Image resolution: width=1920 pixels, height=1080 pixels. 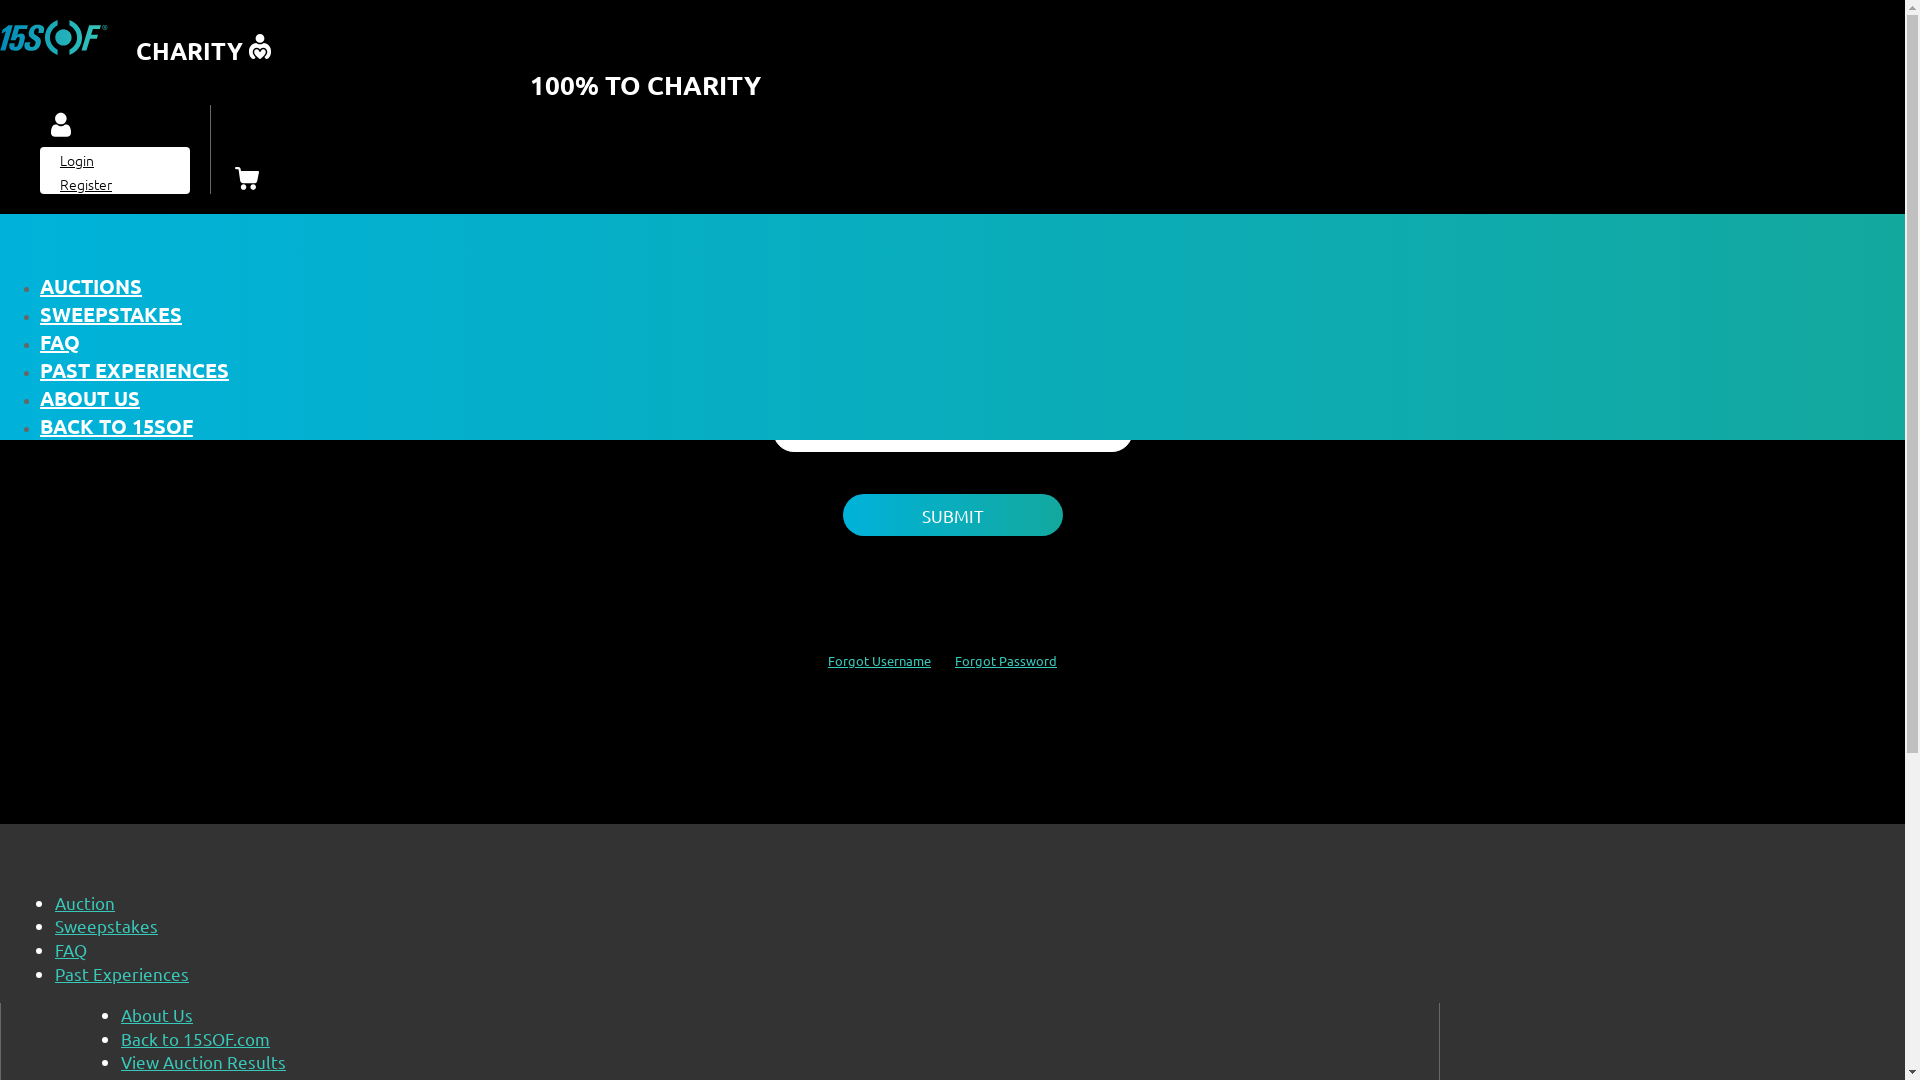 I want to click on 'ACCOUNT ACCOUNT ICON', so click(x=61, y=126).